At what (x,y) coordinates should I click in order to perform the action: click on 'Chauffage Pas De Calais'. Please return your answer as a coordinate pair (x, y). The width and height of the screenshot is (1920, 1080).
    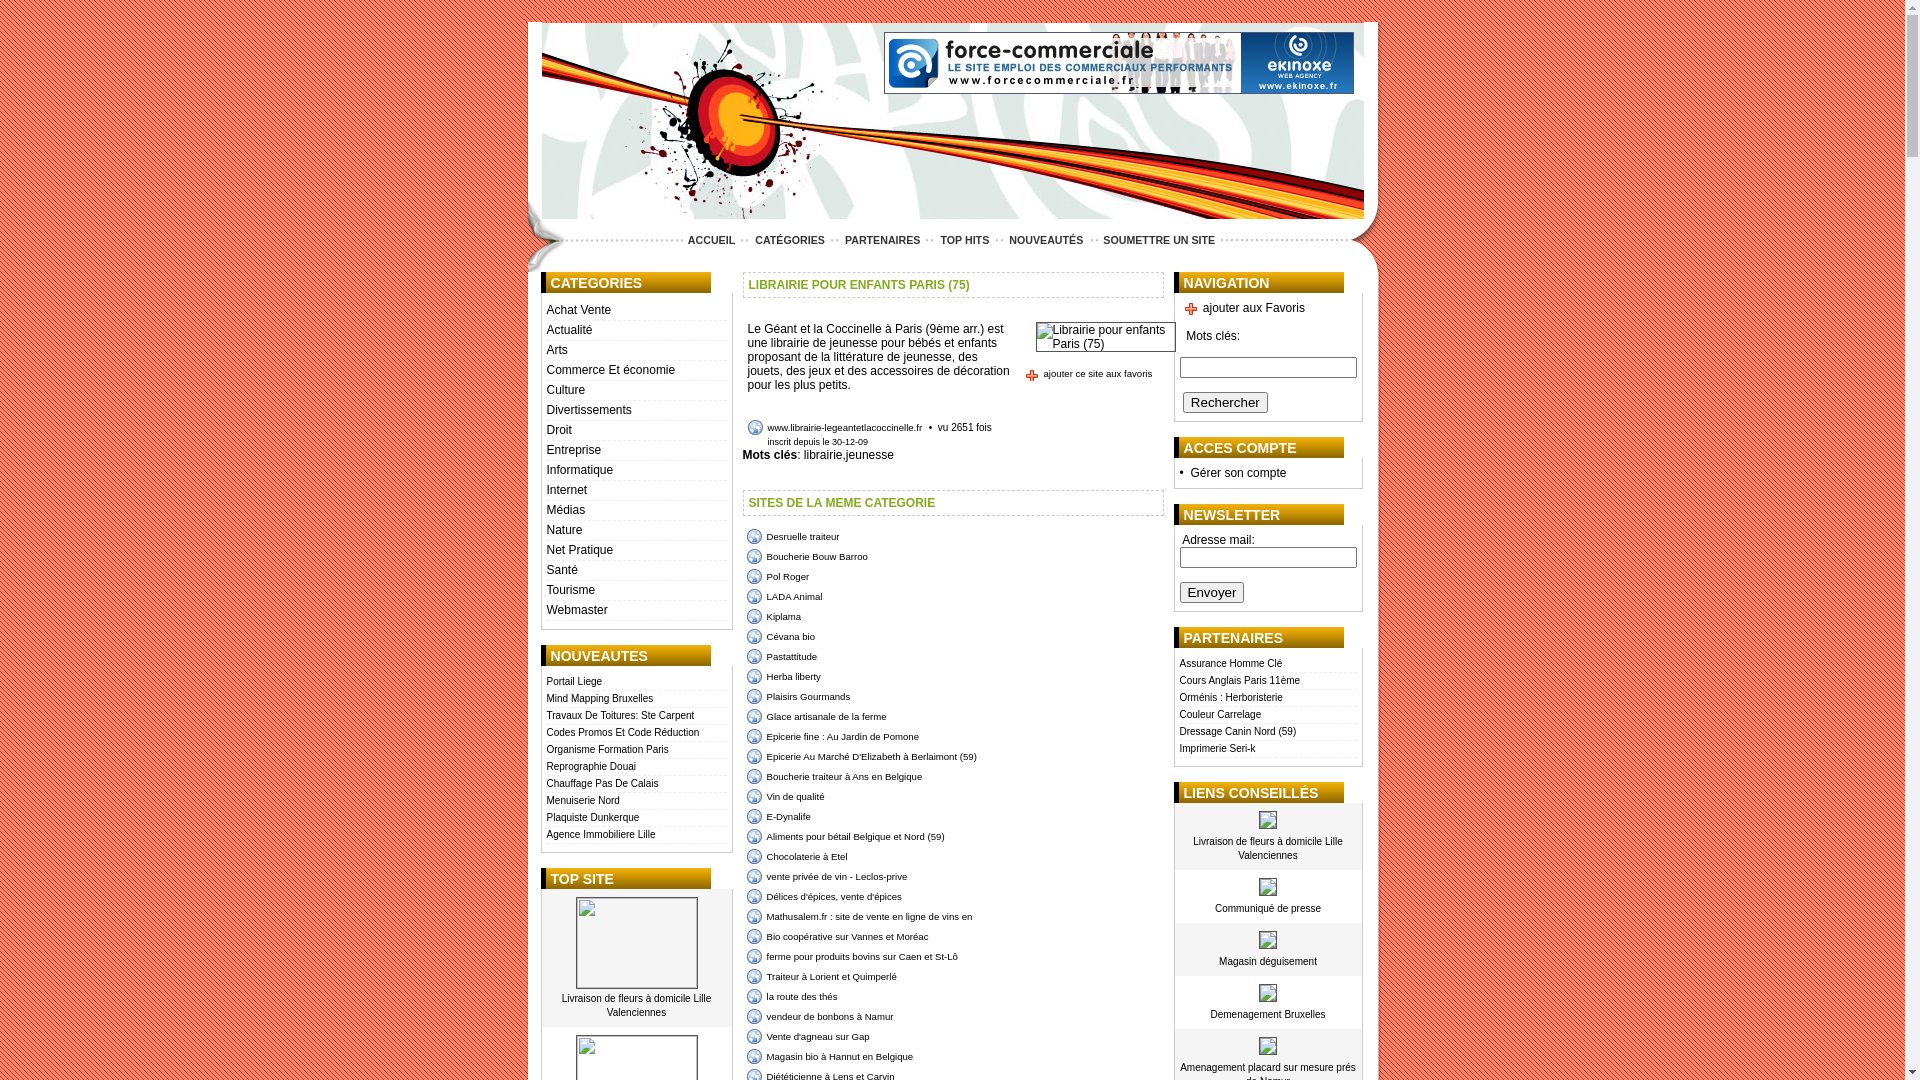
    Looking at the image, I should click on (634, 783).